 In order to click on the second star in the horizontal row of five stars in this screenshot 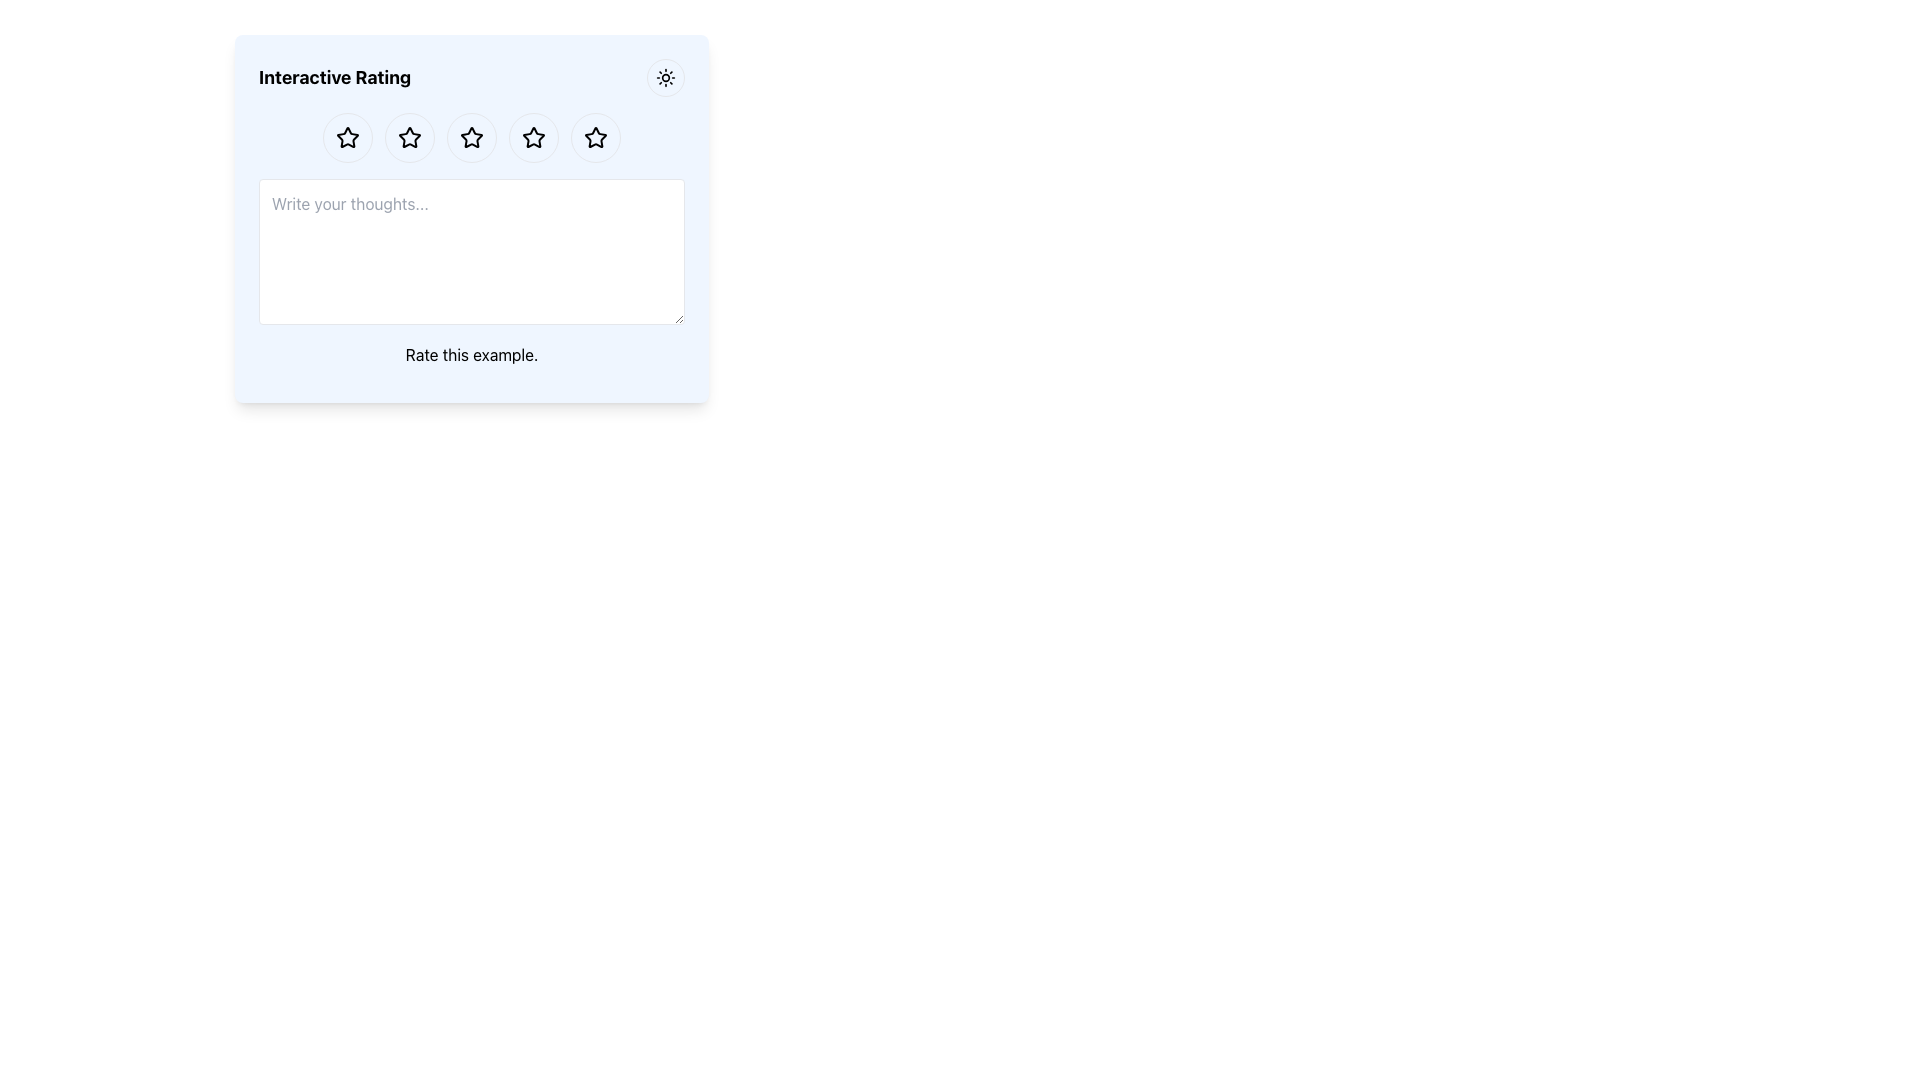, I will do `click(408, 137)`.